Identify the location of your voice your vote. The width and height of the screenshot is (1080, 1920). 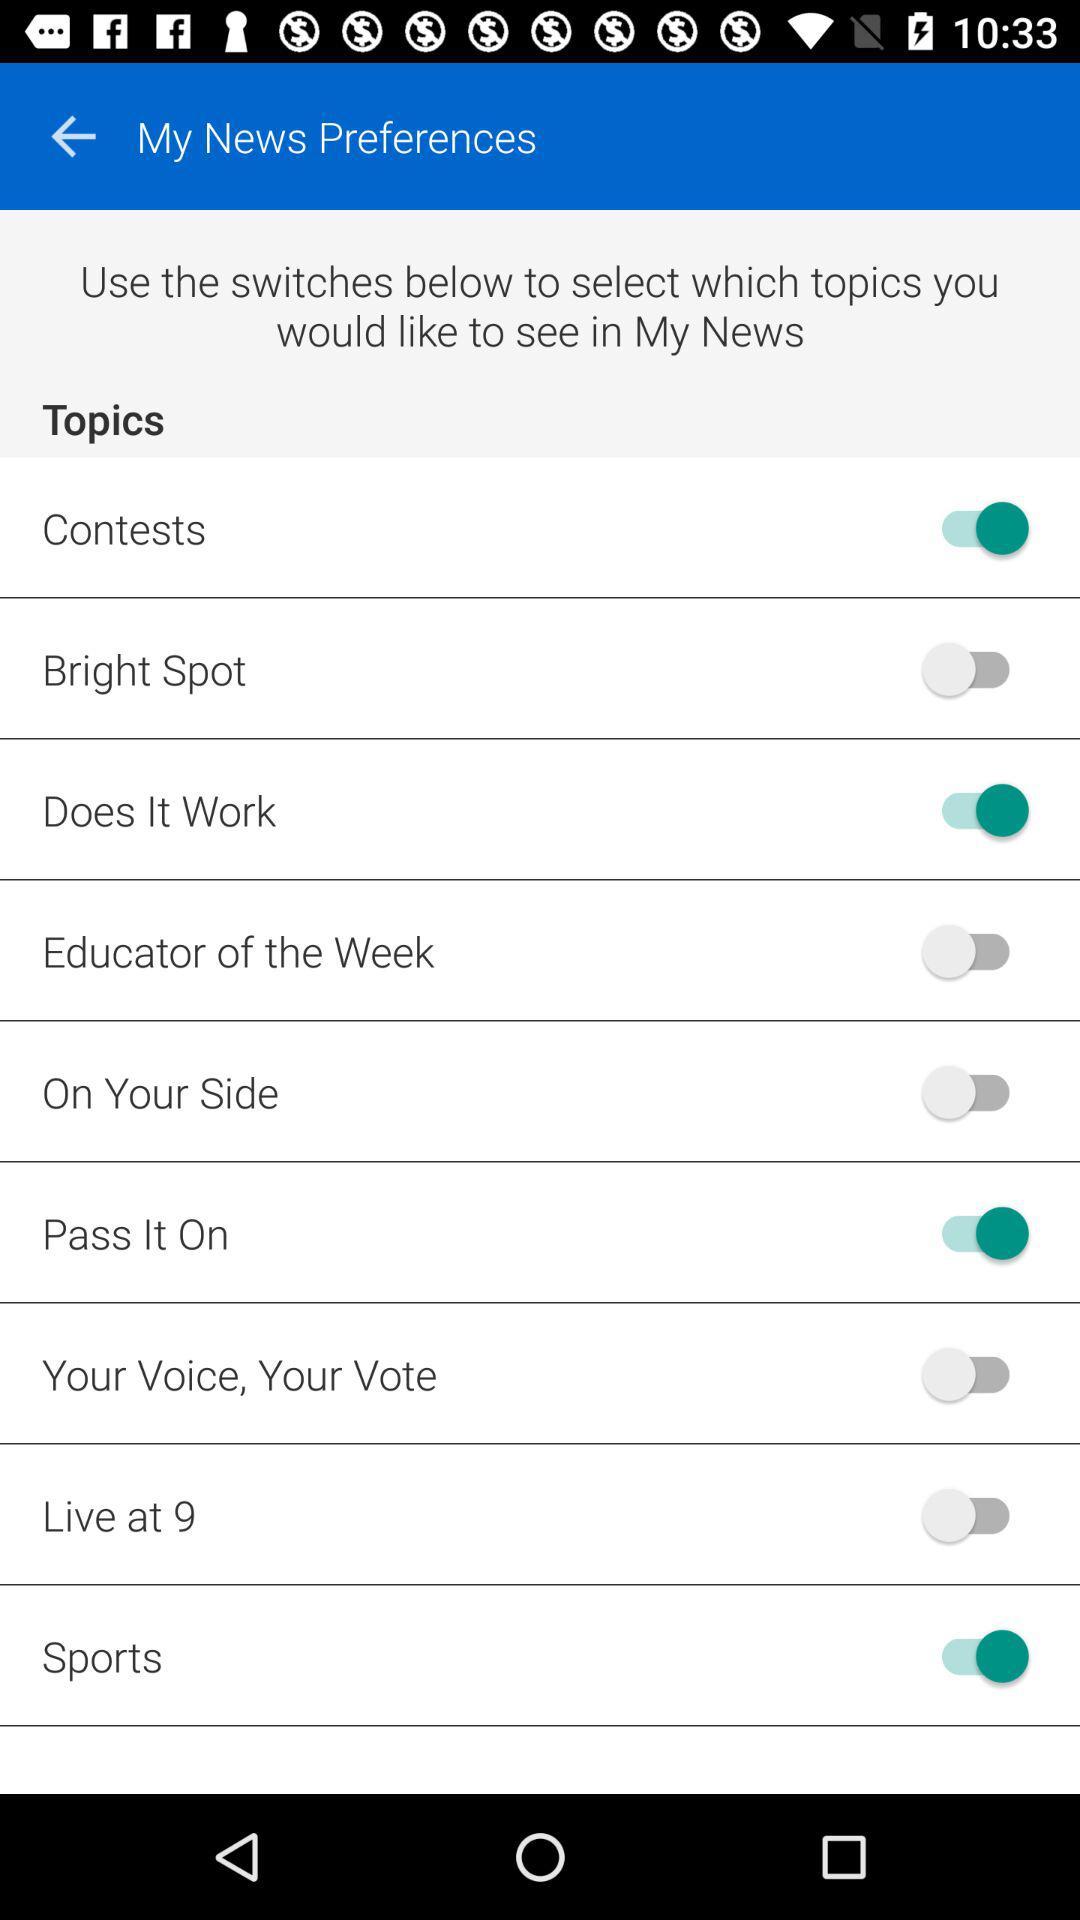
(974, 1372).